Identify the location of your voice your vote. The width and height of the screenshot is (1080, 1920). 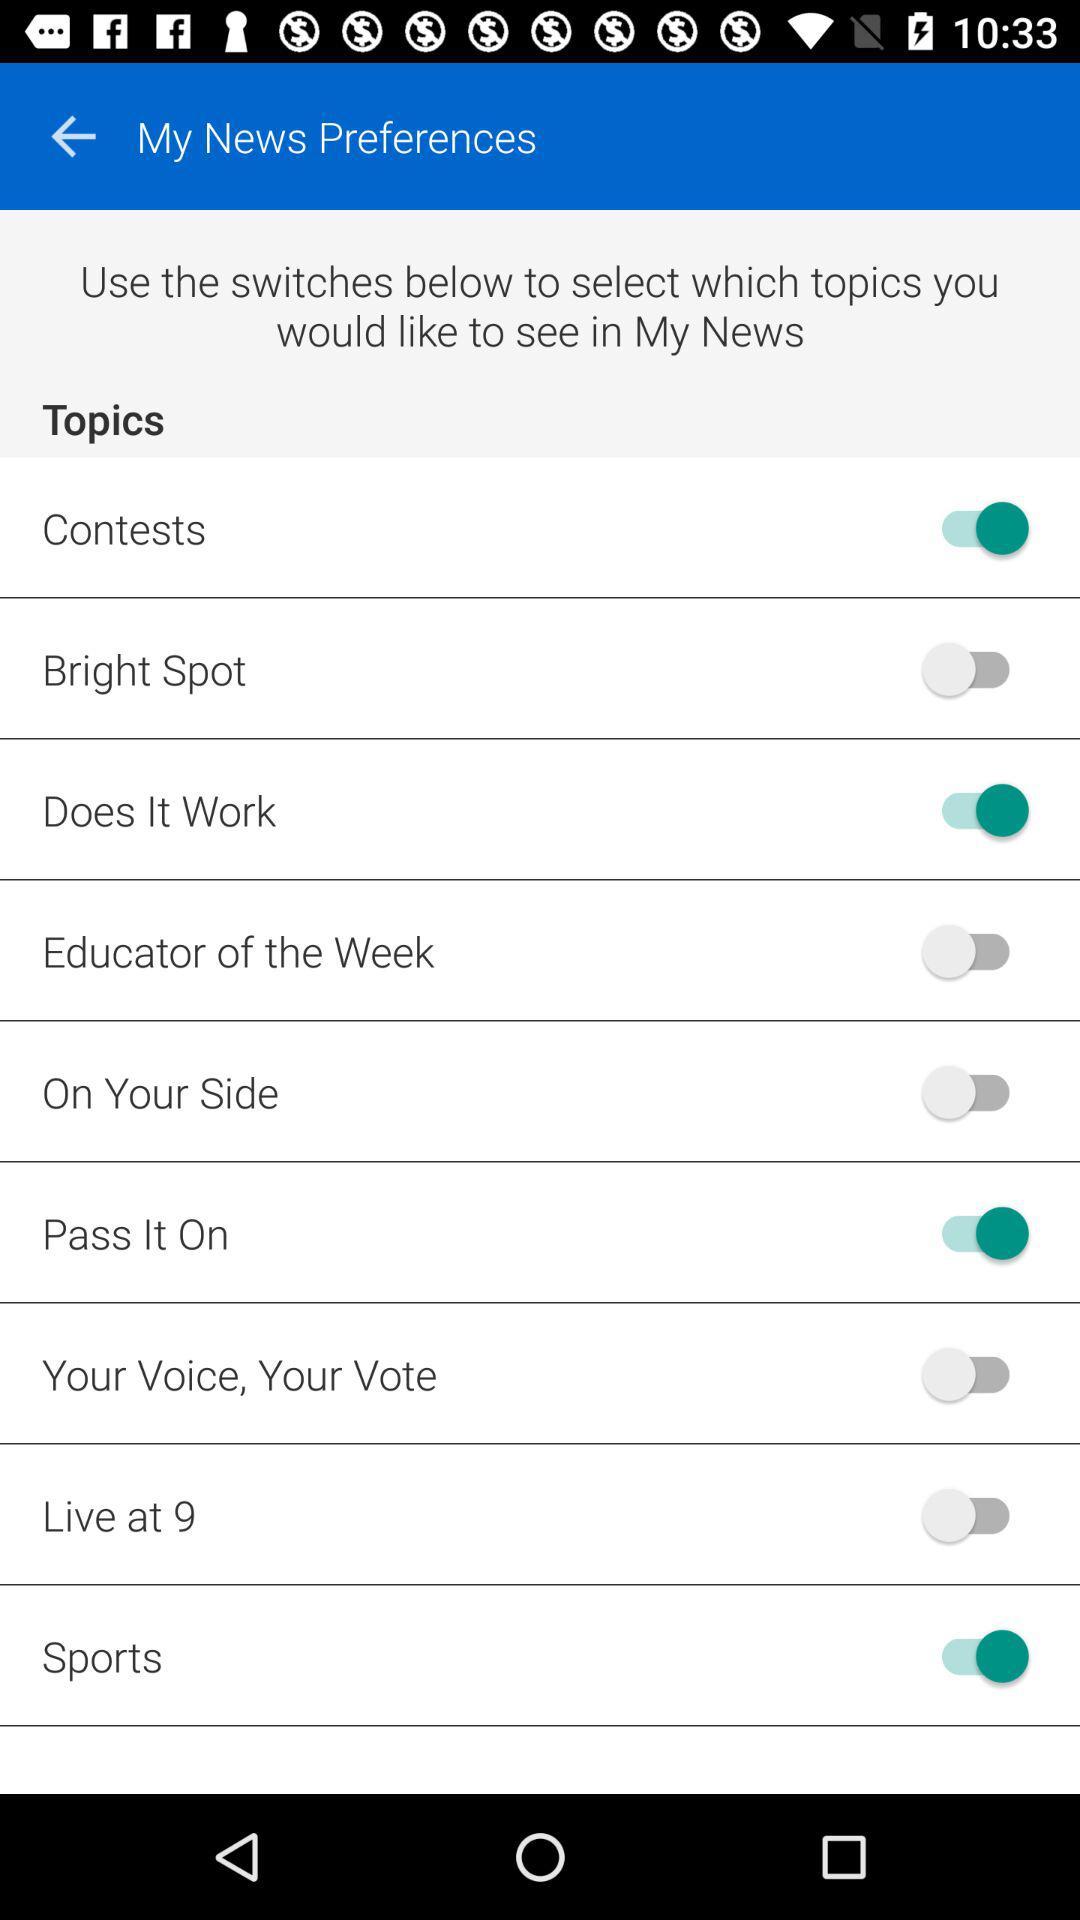
(974, 1372).